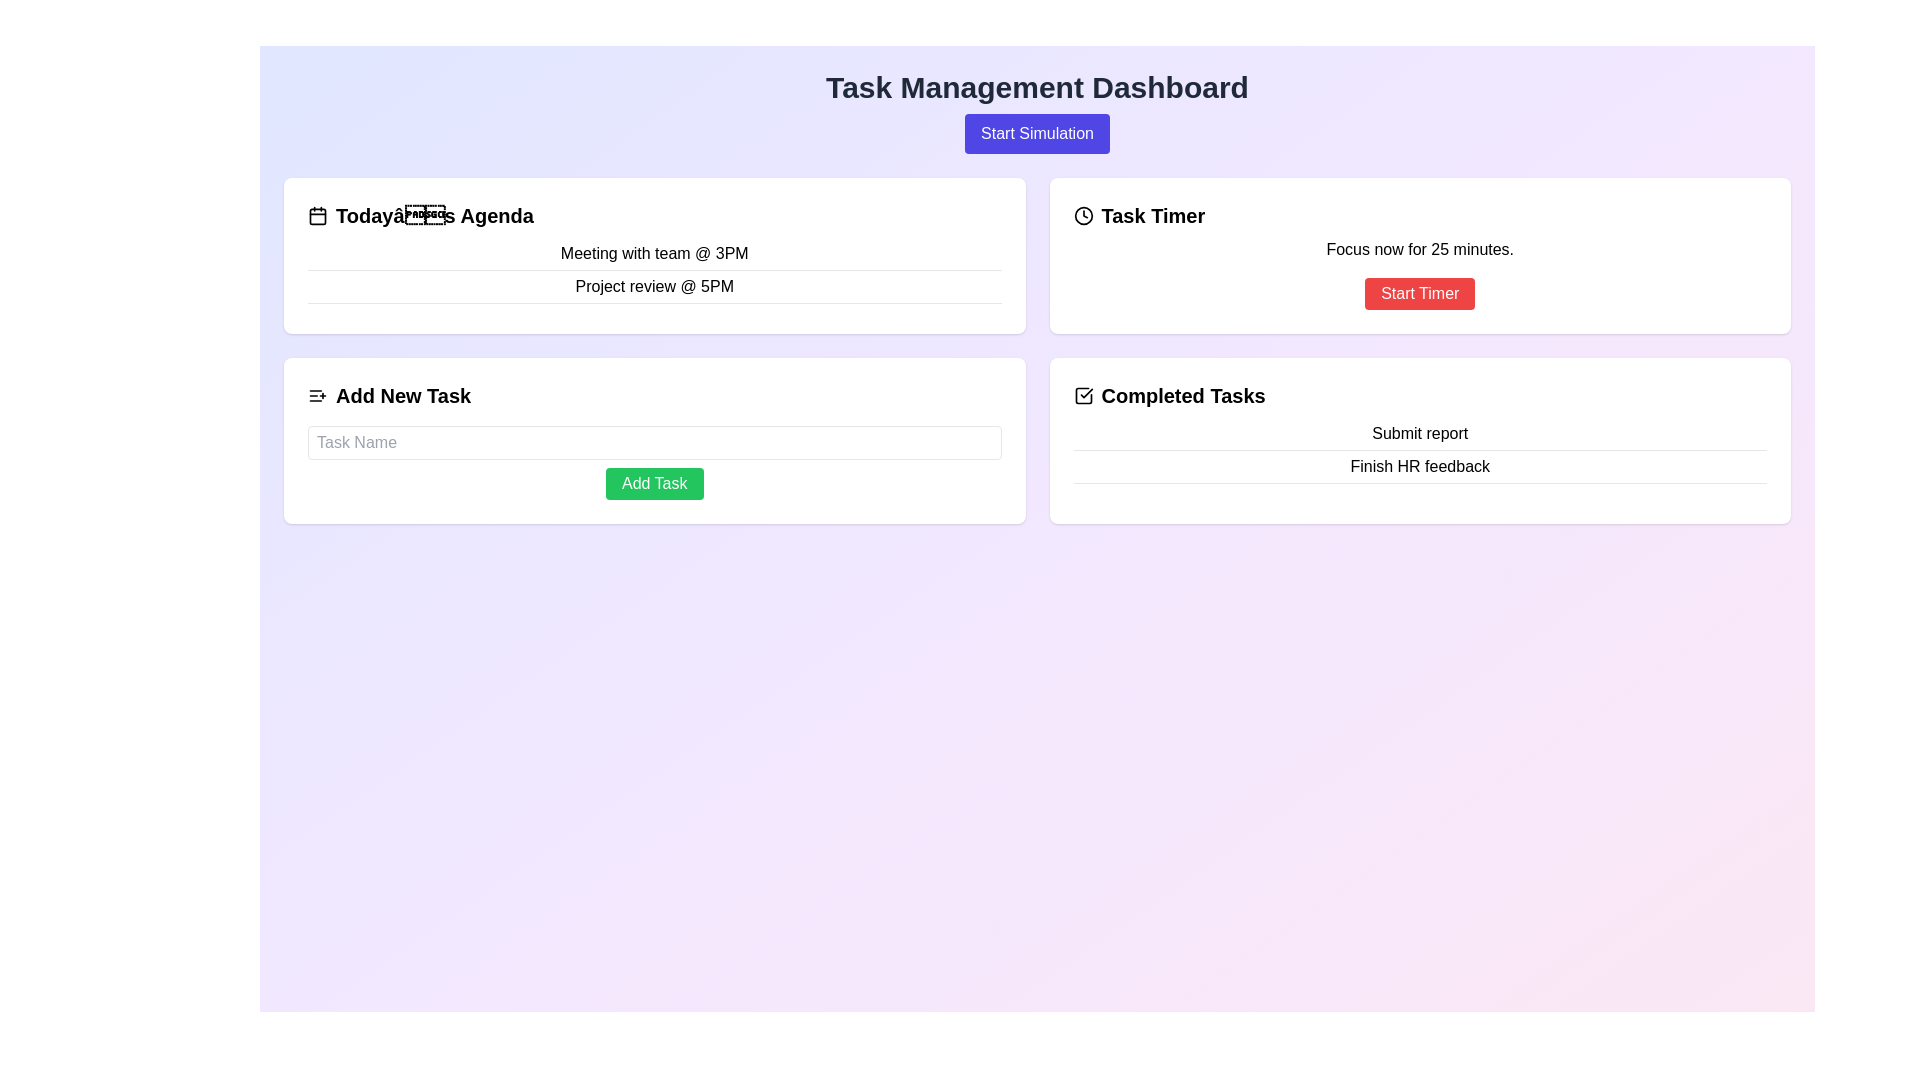  What do you see at coordinates (654, 483) in the screenshot?
I see `the rectangular green button labeled 'Add Task' located in the 'Add New Task' section` at bounding box center [654, 483].